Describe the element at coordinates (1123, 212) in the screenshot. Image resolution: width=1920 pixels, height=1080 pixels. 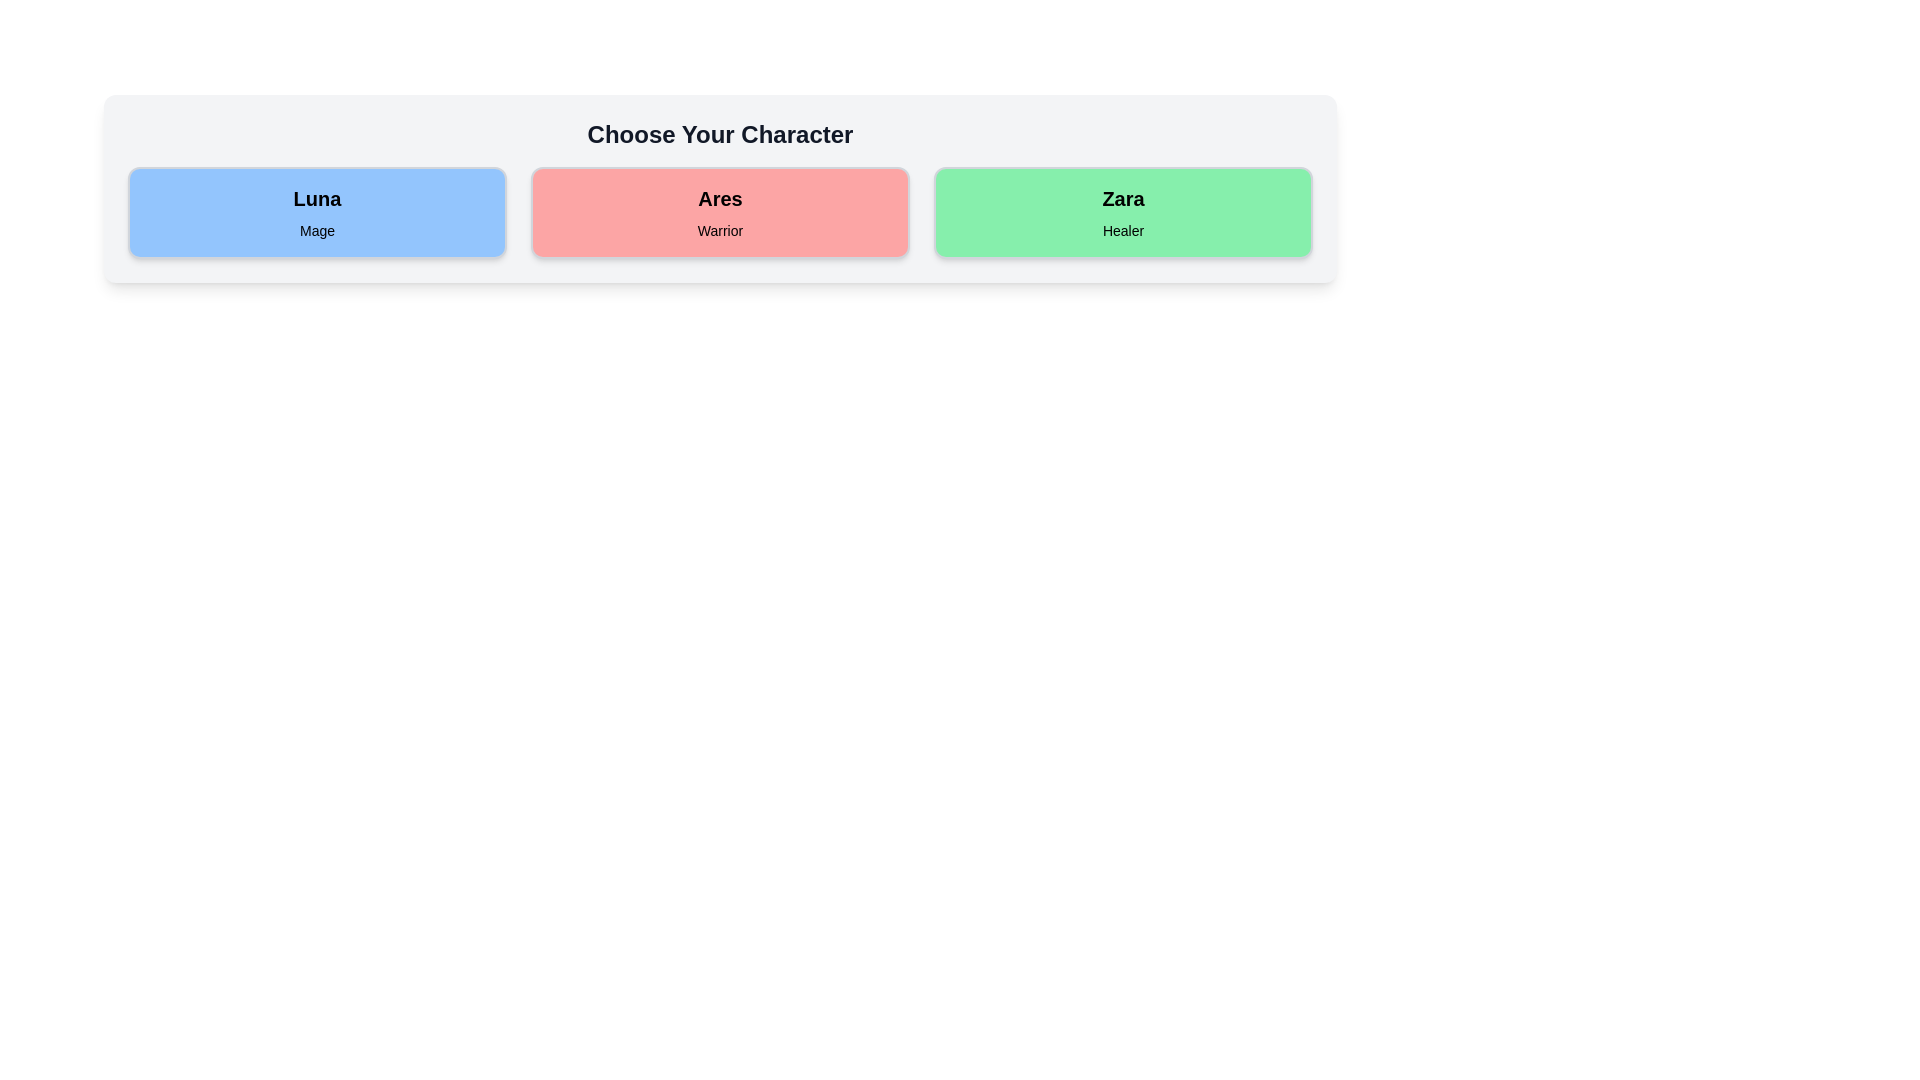
I see `the character card for Zara` at that location.